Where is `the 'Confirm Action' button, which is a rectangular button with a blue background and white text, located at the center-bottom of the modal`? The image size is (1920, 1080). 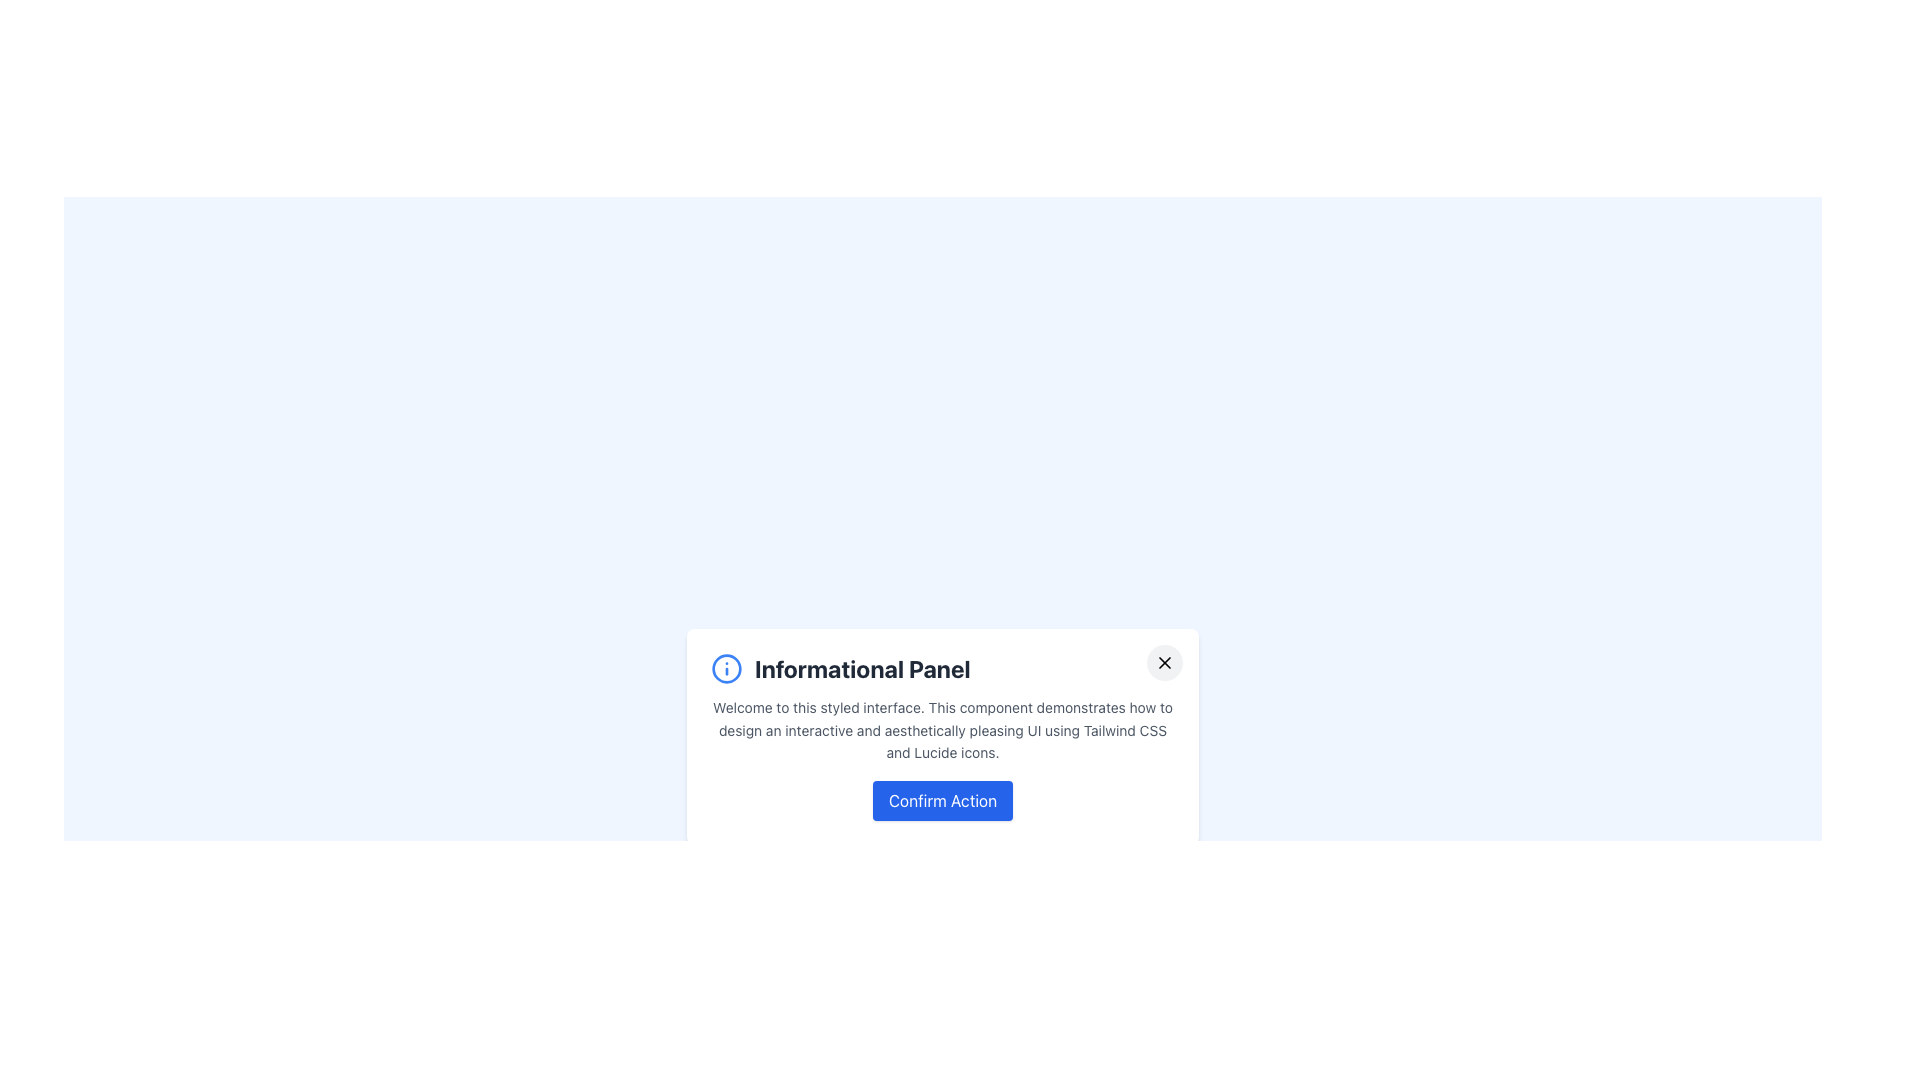
the 'Confirm Action' button, which is a rectangular button with a blue background and white text, located at the center-bottom of the modal is located at coordinates (941, 800).